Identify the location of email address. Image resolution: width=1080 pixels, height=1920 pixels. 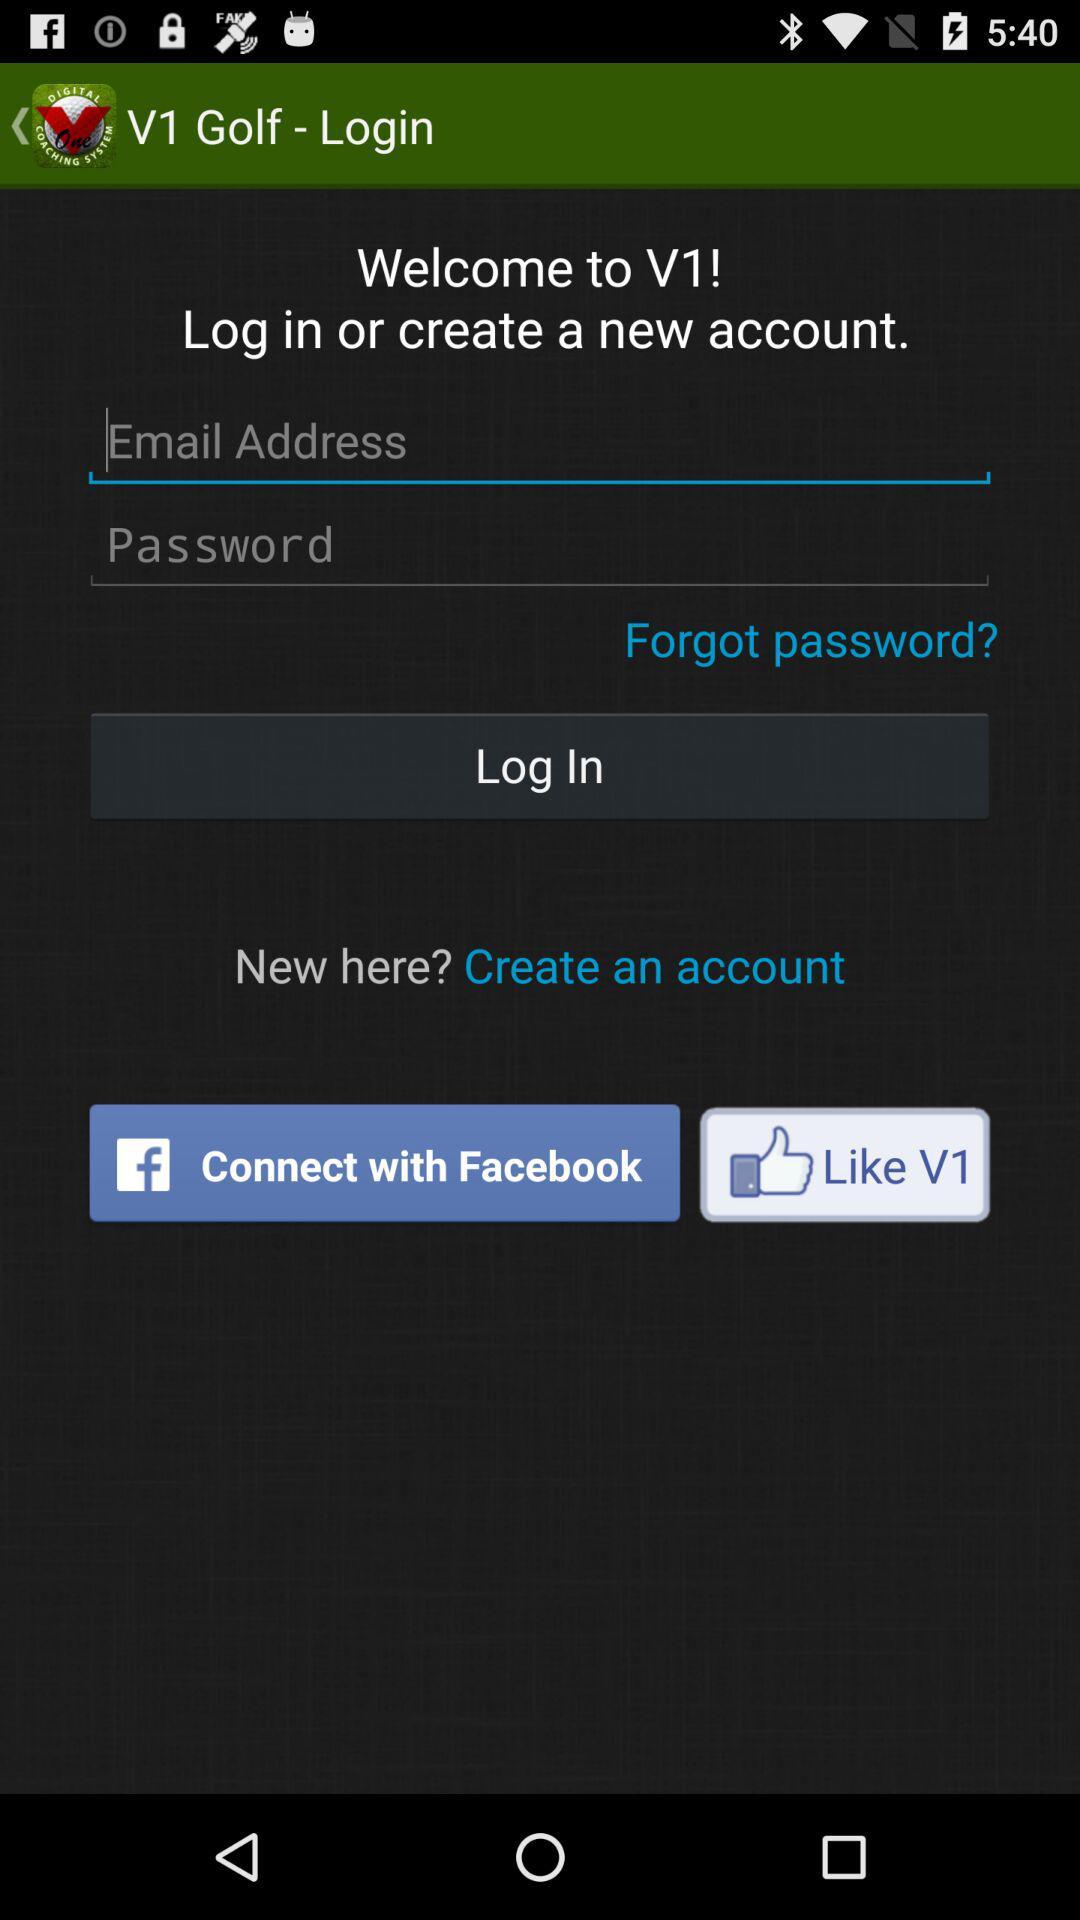
(538, 440).